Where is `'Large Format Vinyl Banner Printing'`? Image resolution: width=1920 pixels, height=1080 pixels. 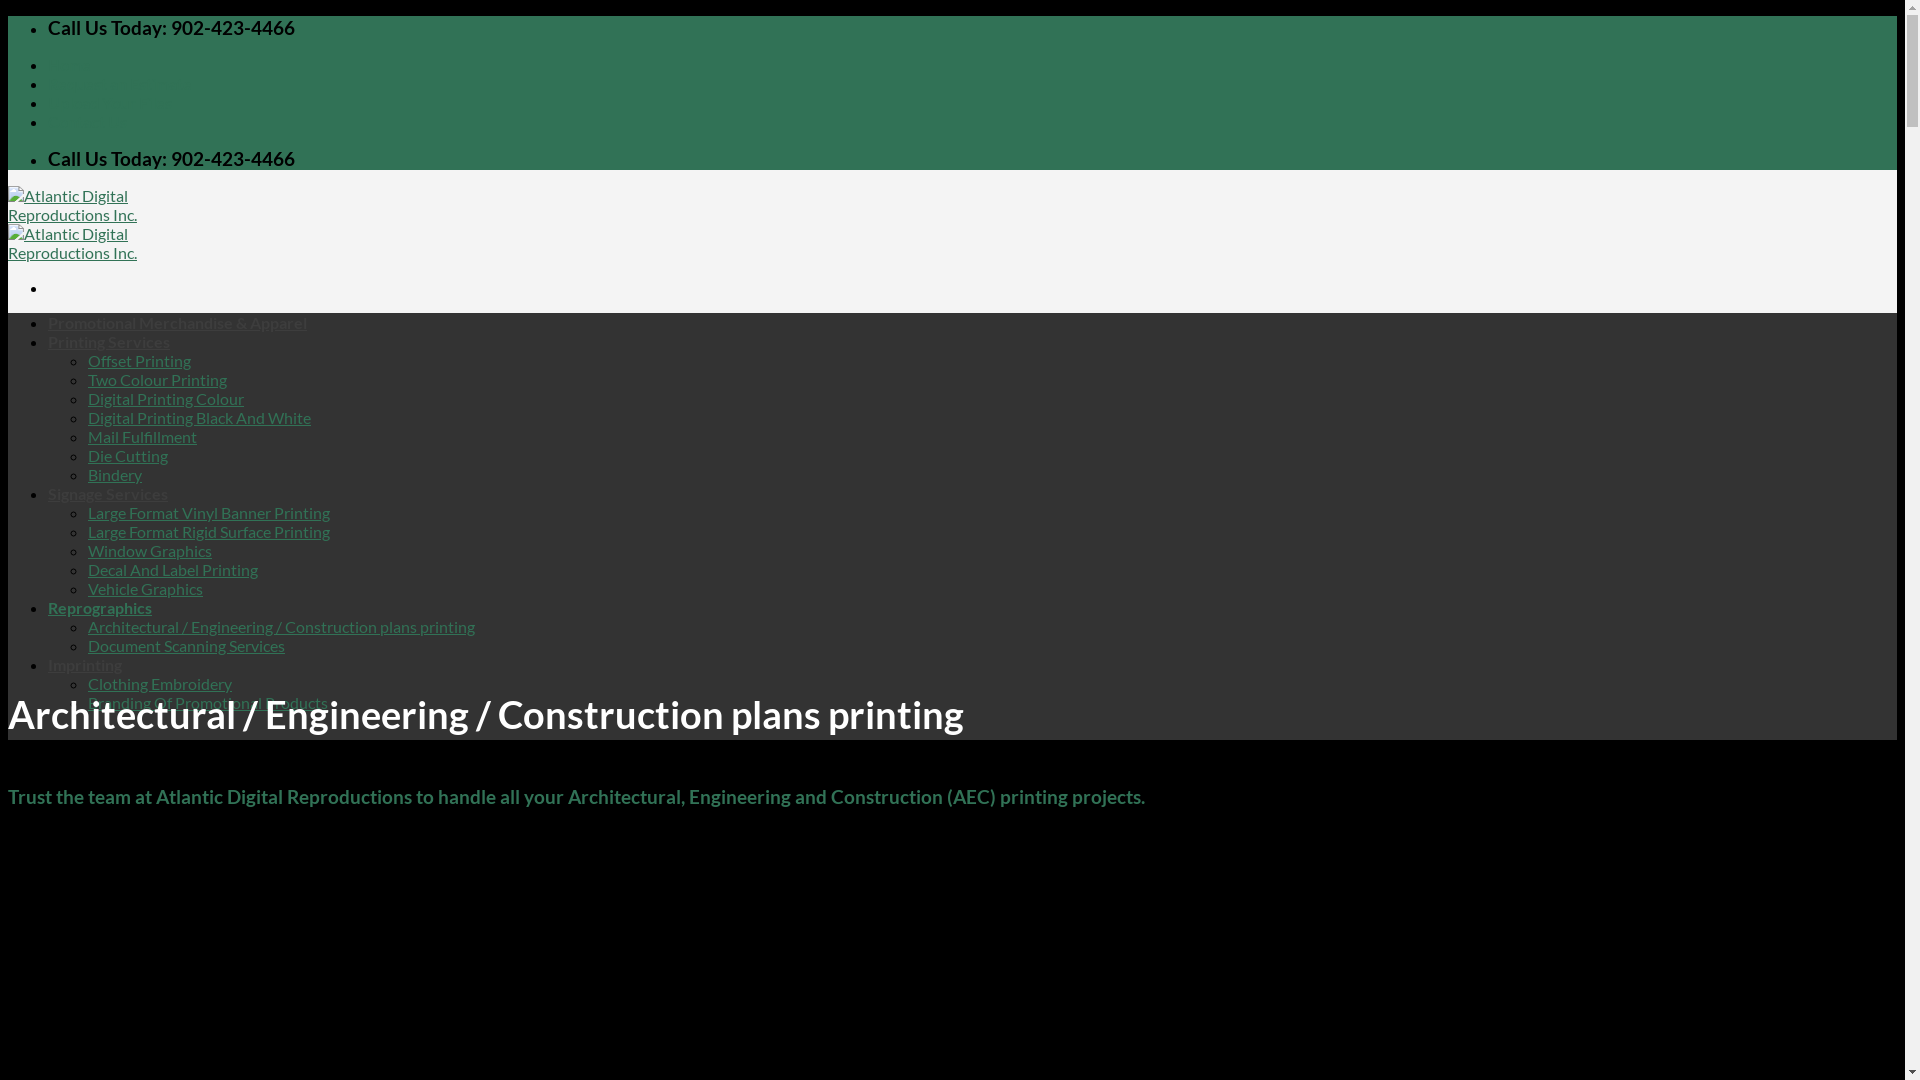 'Large Format Vinyl Banner Printing' is located at coordinates (209, 511).